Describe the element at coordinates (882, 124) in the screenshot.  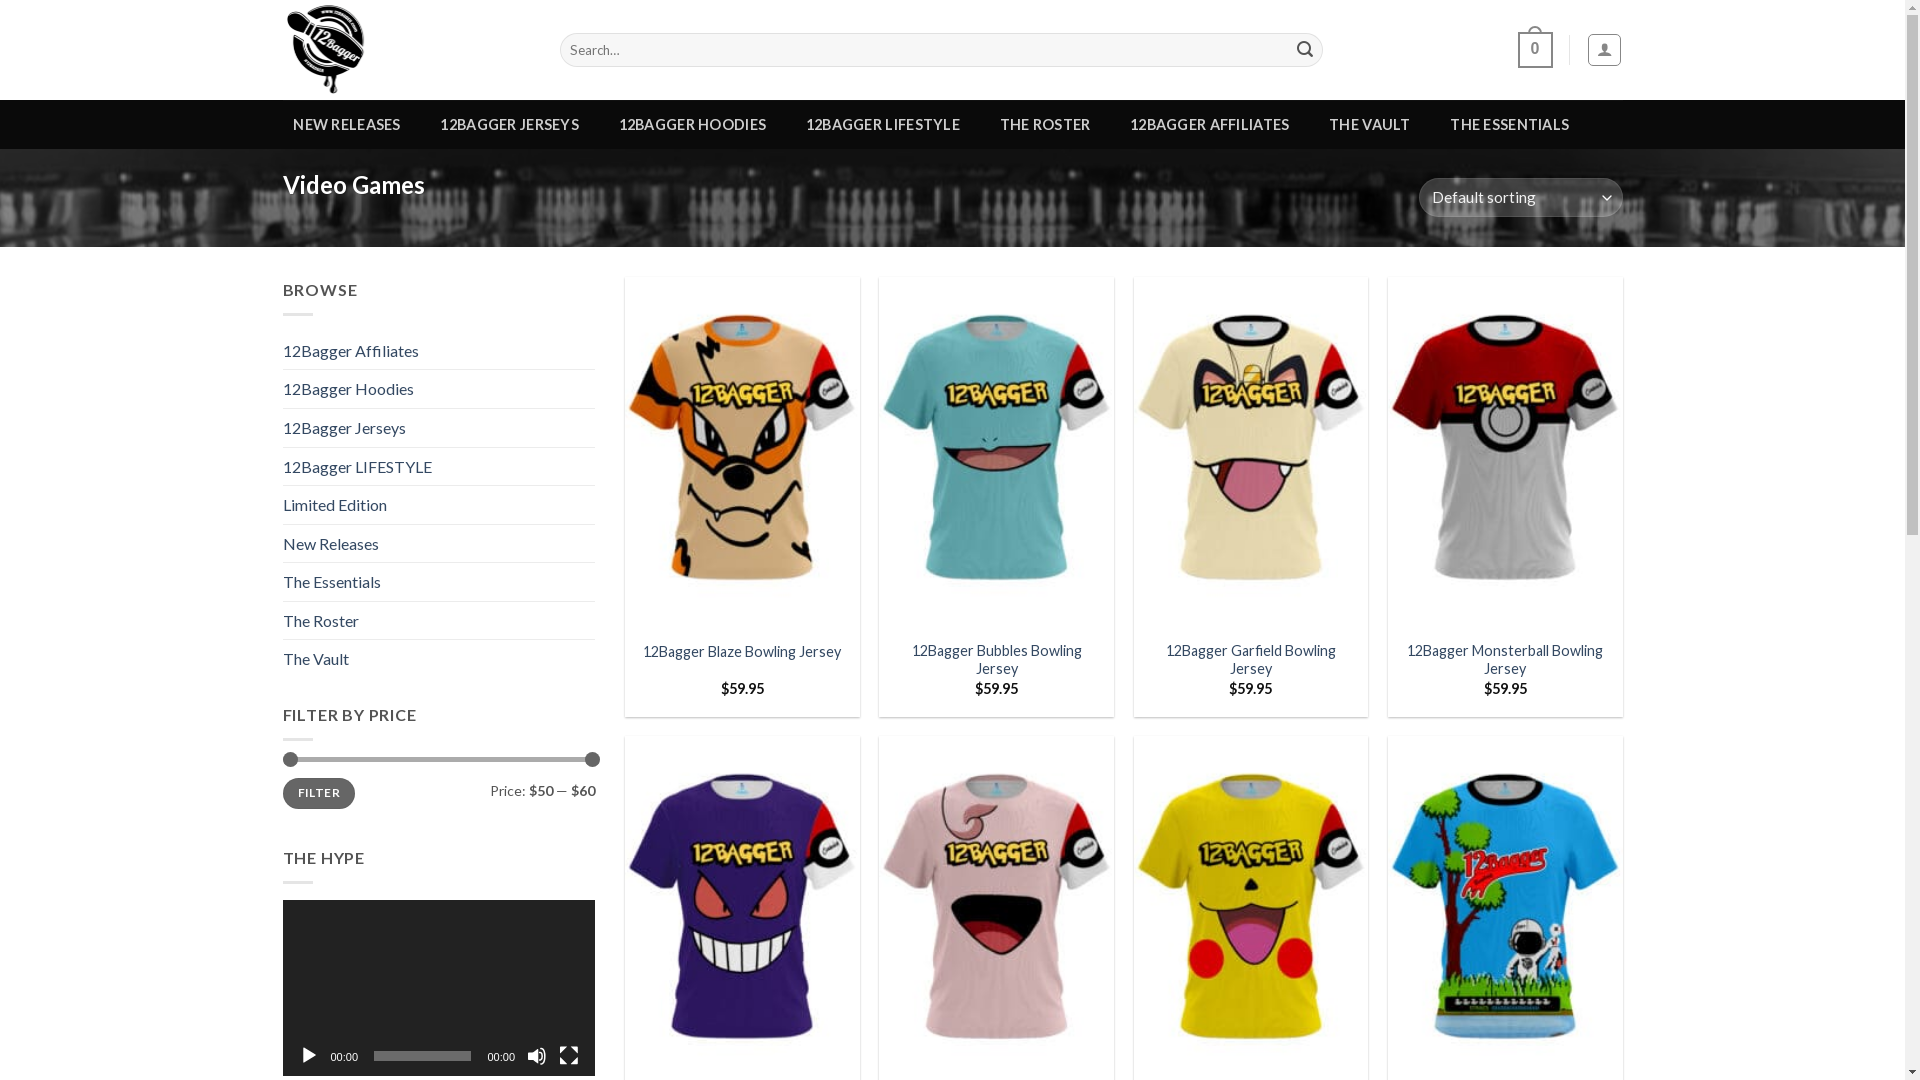
I see `'12BAGGER LIFESTYLE'` at that location.